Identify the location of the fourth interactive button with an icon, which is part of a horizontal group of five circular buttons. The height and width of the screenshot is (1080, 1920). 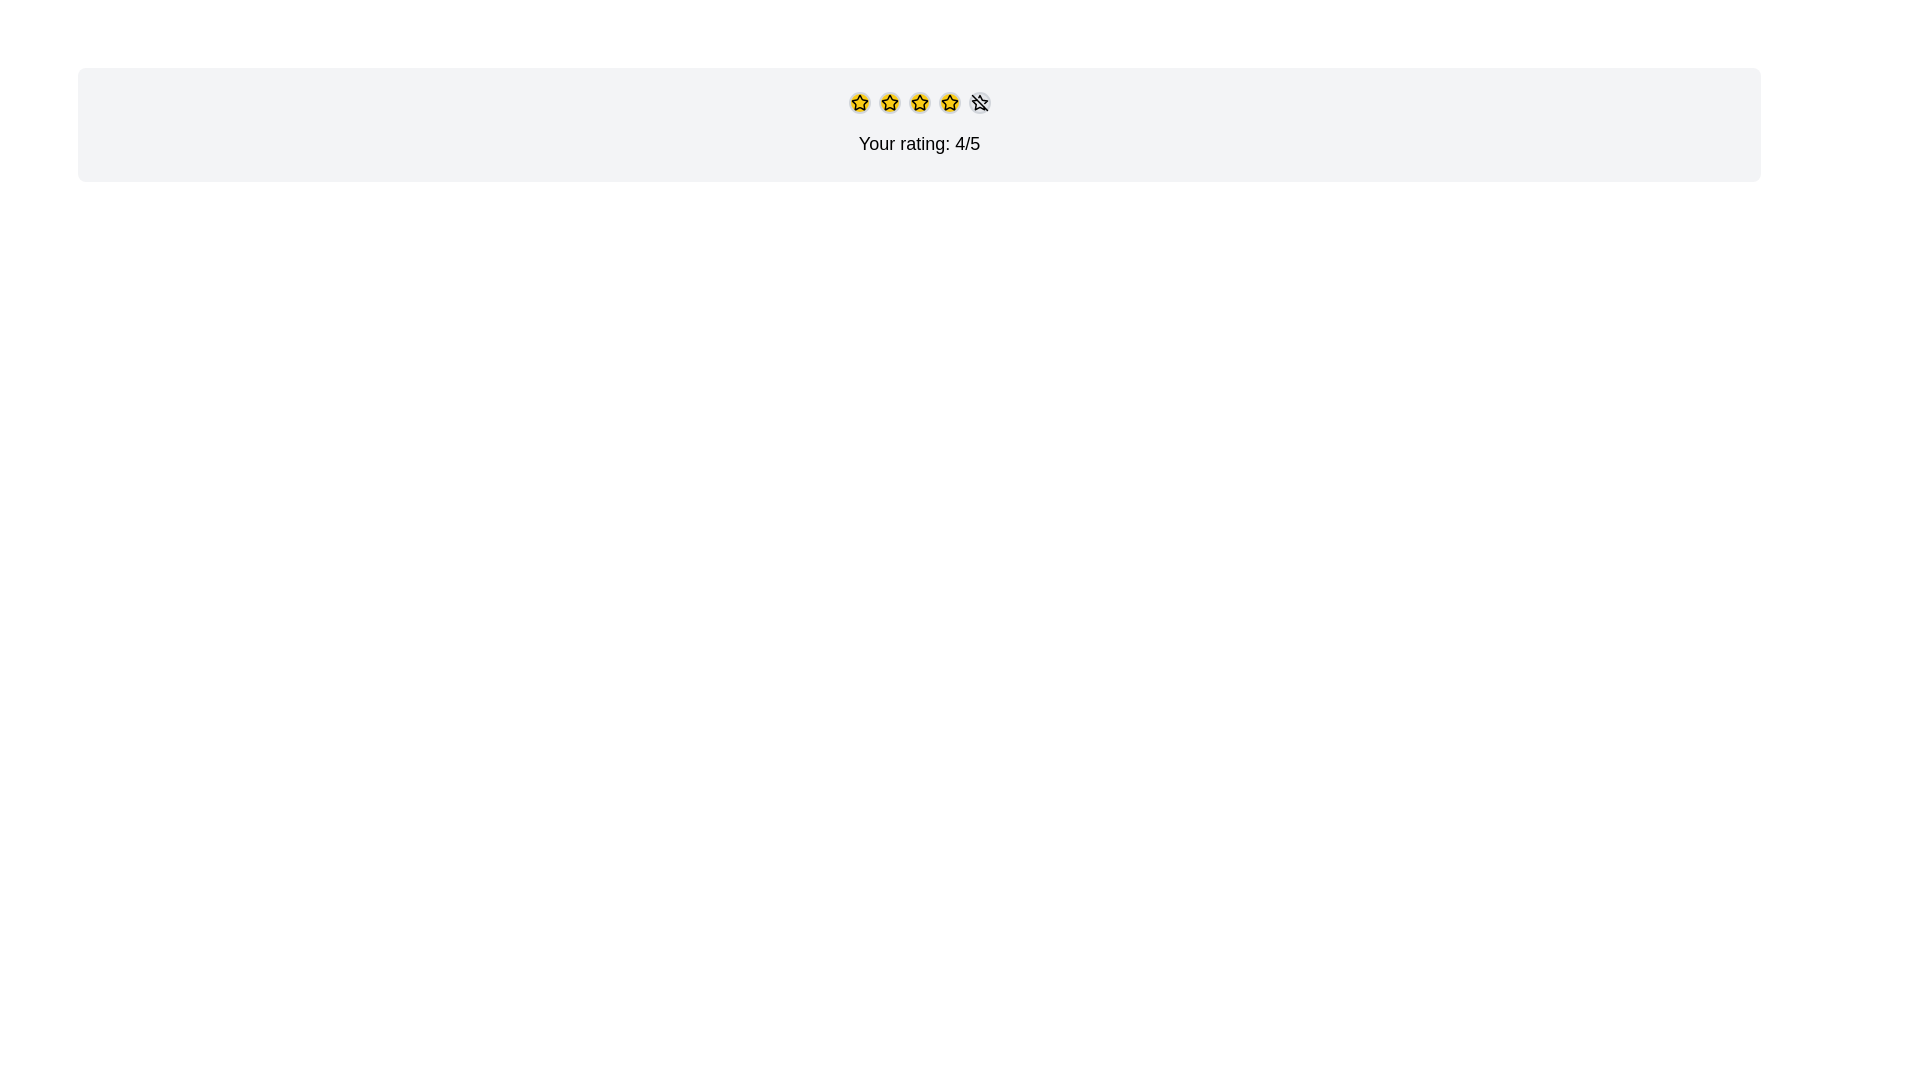
(948, 103).